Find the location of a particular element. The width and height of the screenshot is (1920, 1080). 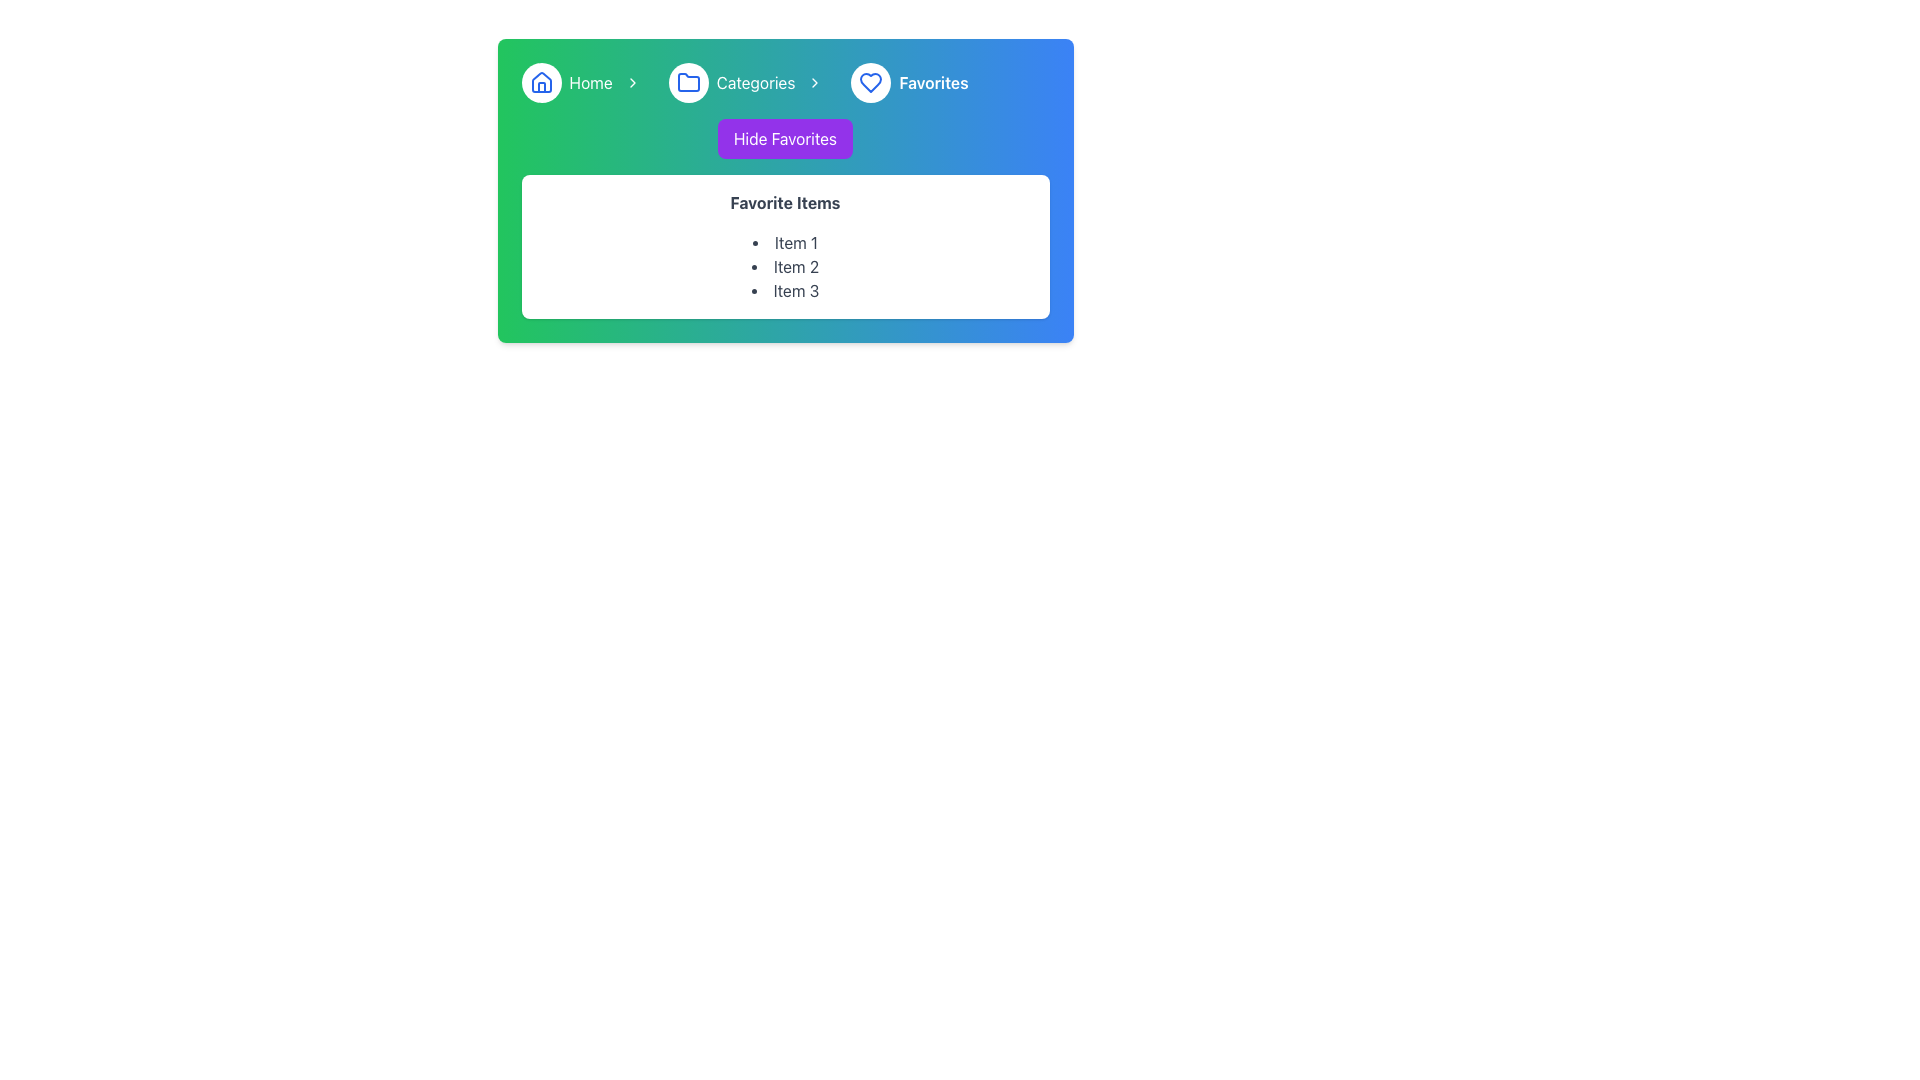

the 'Categories' Icon Button in the breadcrumb navigation, which is located to the right of the 'Home' section and adjacent to the text 'Categories' is located at coordinates (688, 82).